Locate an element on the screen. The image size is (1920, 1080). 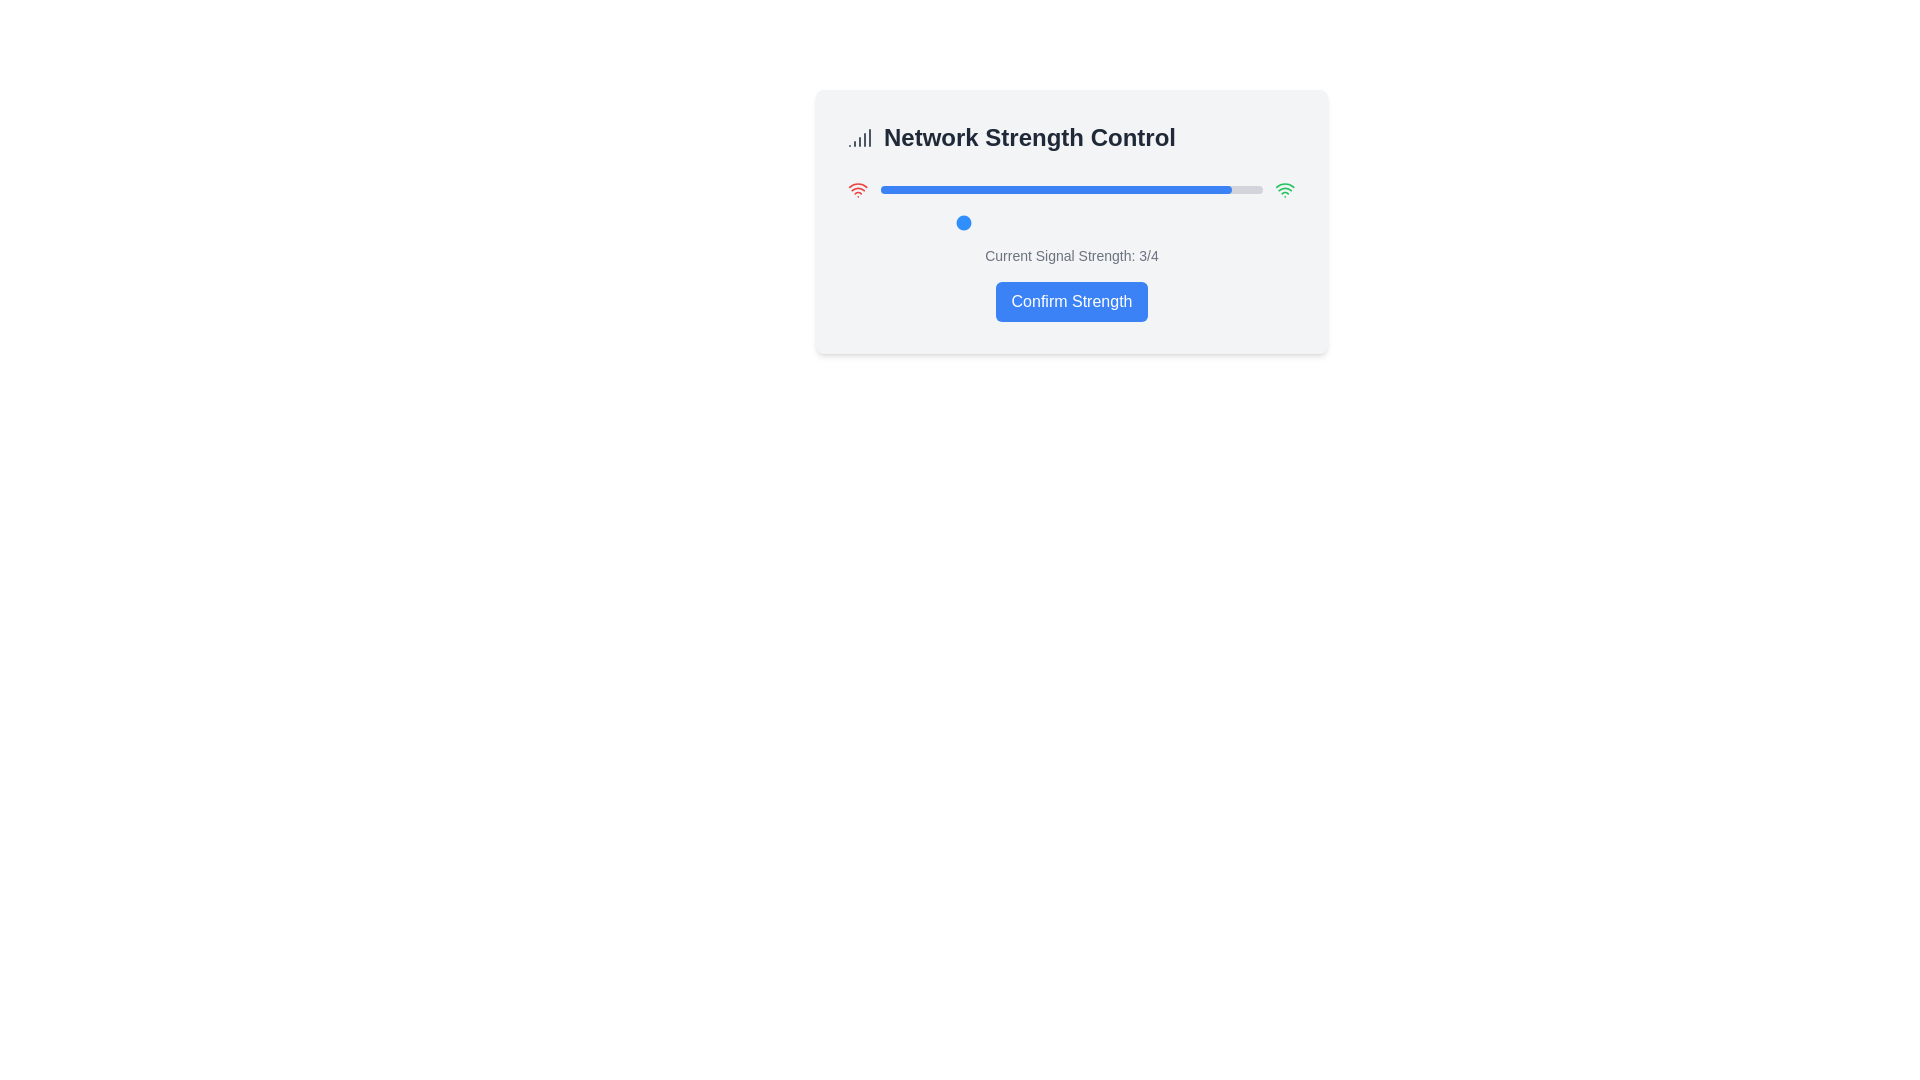
the slider to set the network strength to 2 is located at coordinates (891, 223).